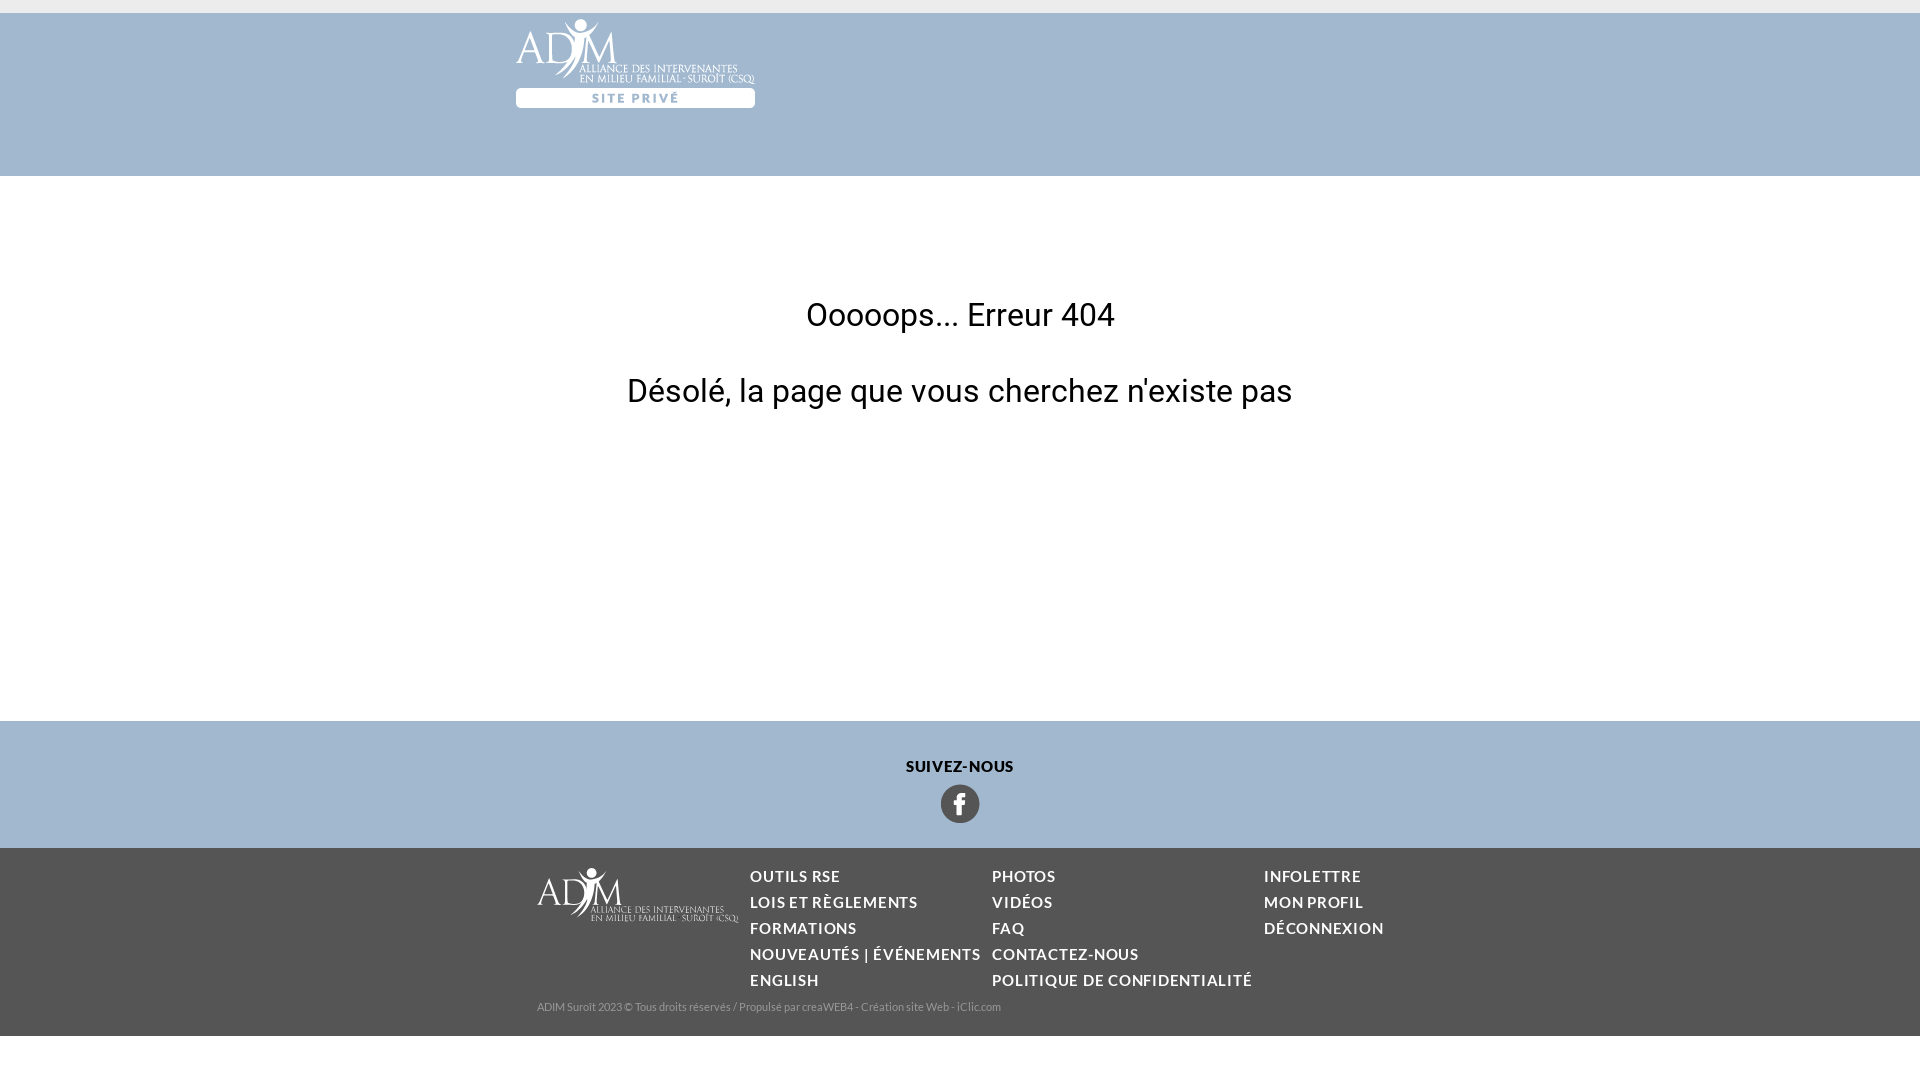  Describe the element at coordinates (1023, 874) in the screenshot. I see `'PHOTOS'` at that location.